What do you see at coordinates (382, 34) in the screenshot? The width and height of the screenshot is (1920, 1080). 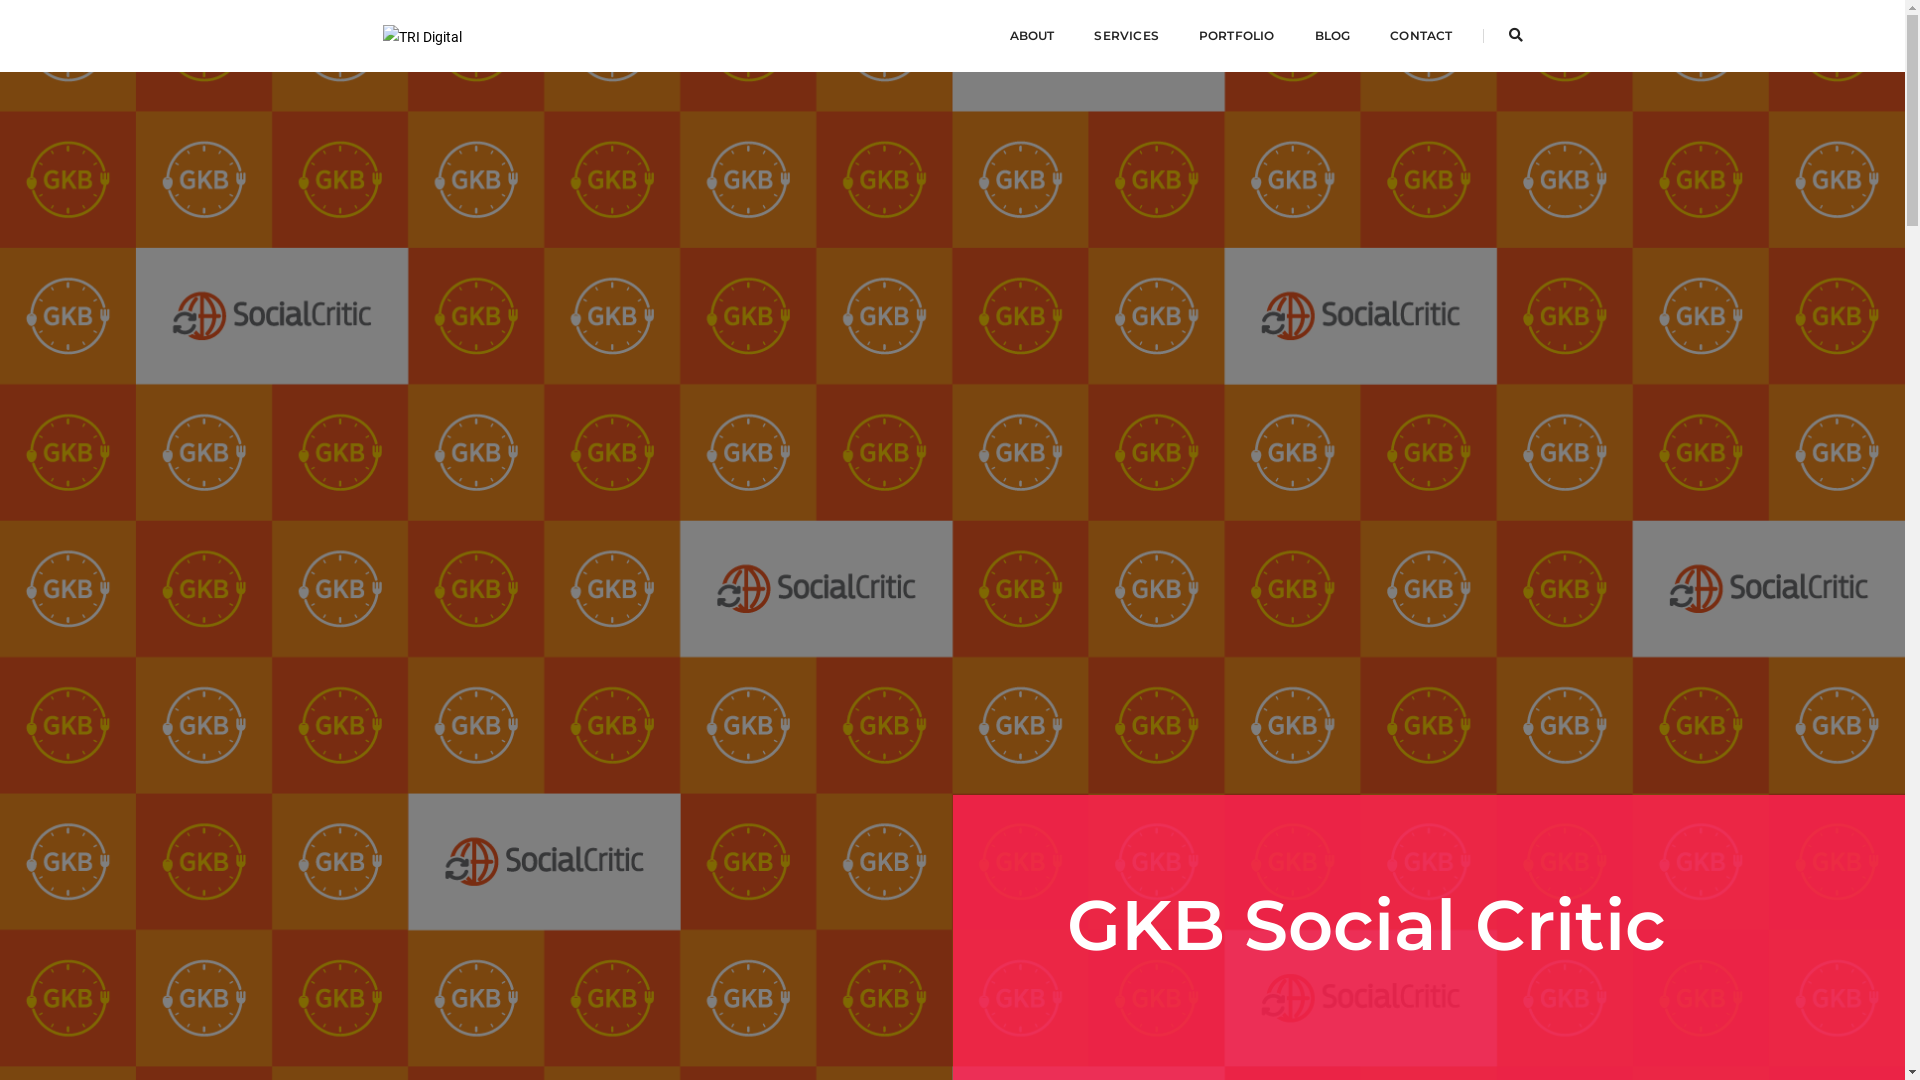 I see `'TRI Digital'` at bounding box center [382, 34].